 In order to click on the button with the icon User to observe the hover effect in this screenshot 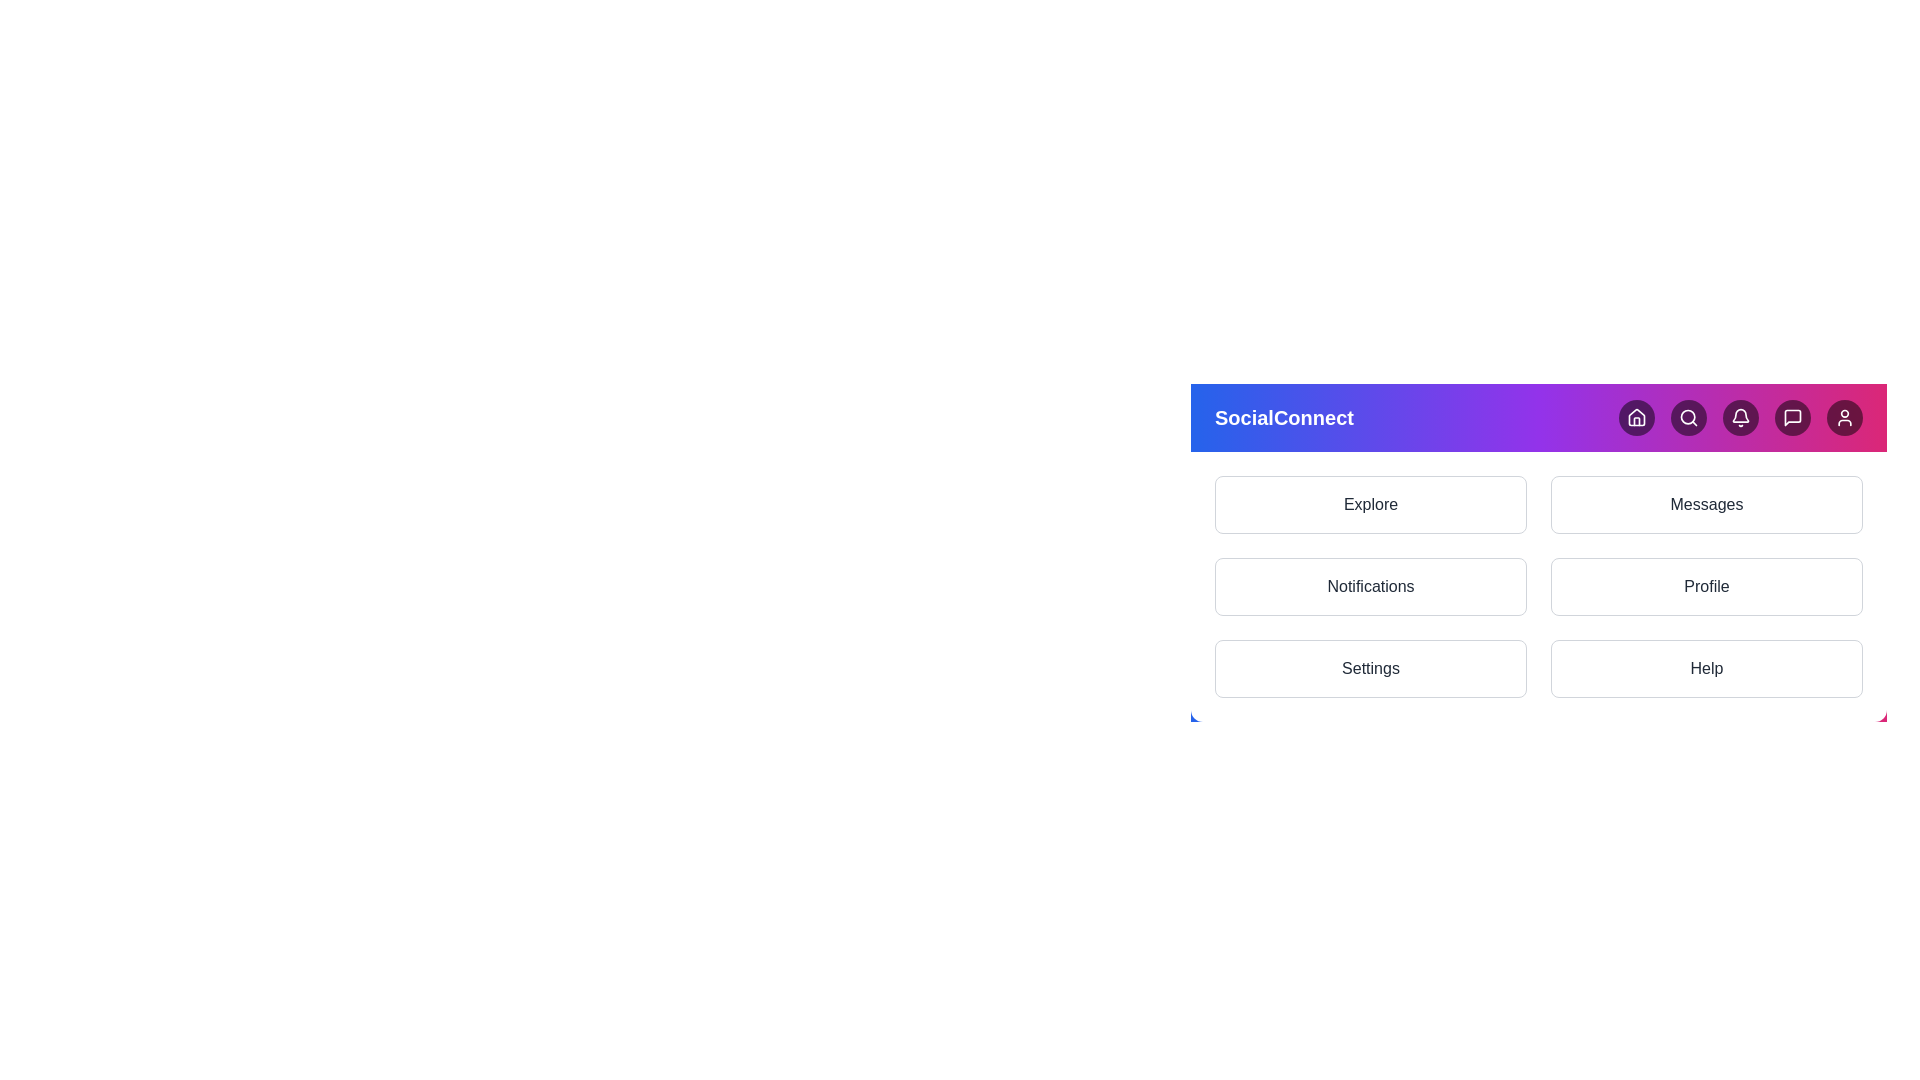, I will do `click(1843, 416)`.